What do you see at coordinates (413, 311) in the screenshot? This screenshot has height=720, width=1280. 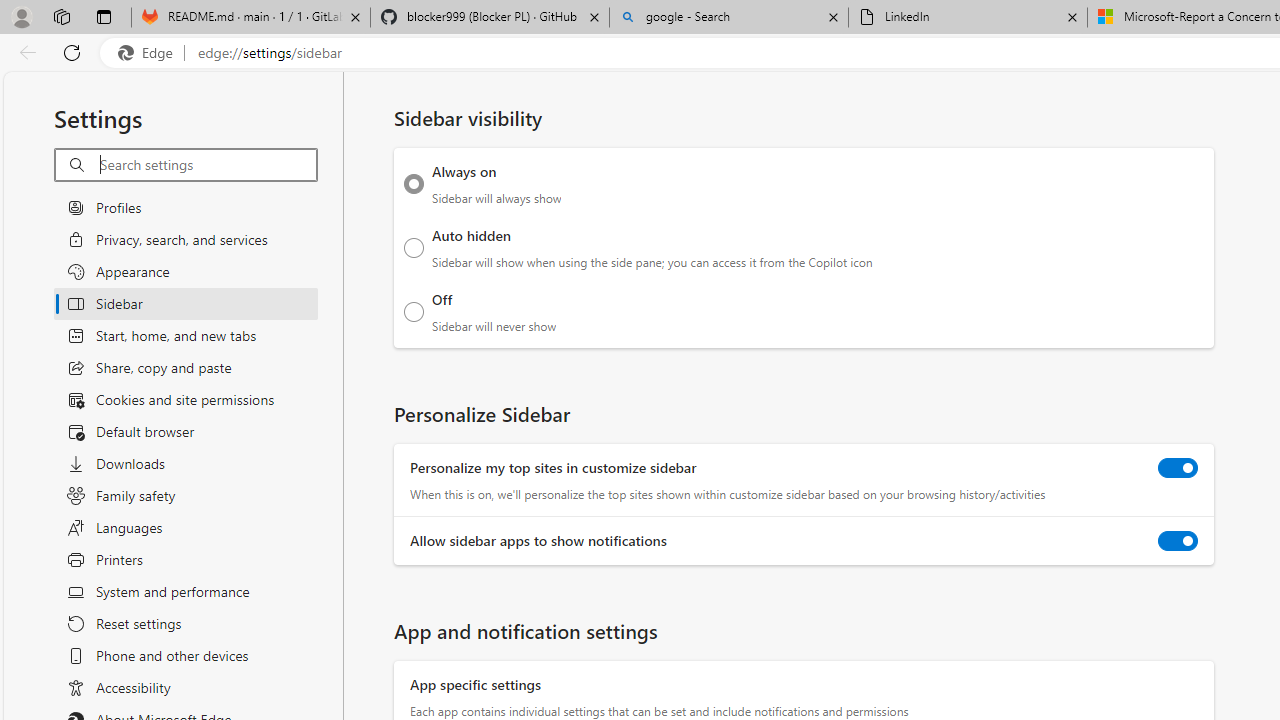 I see `'Off Sidebar will never show'` at bounding box center [413, 311].